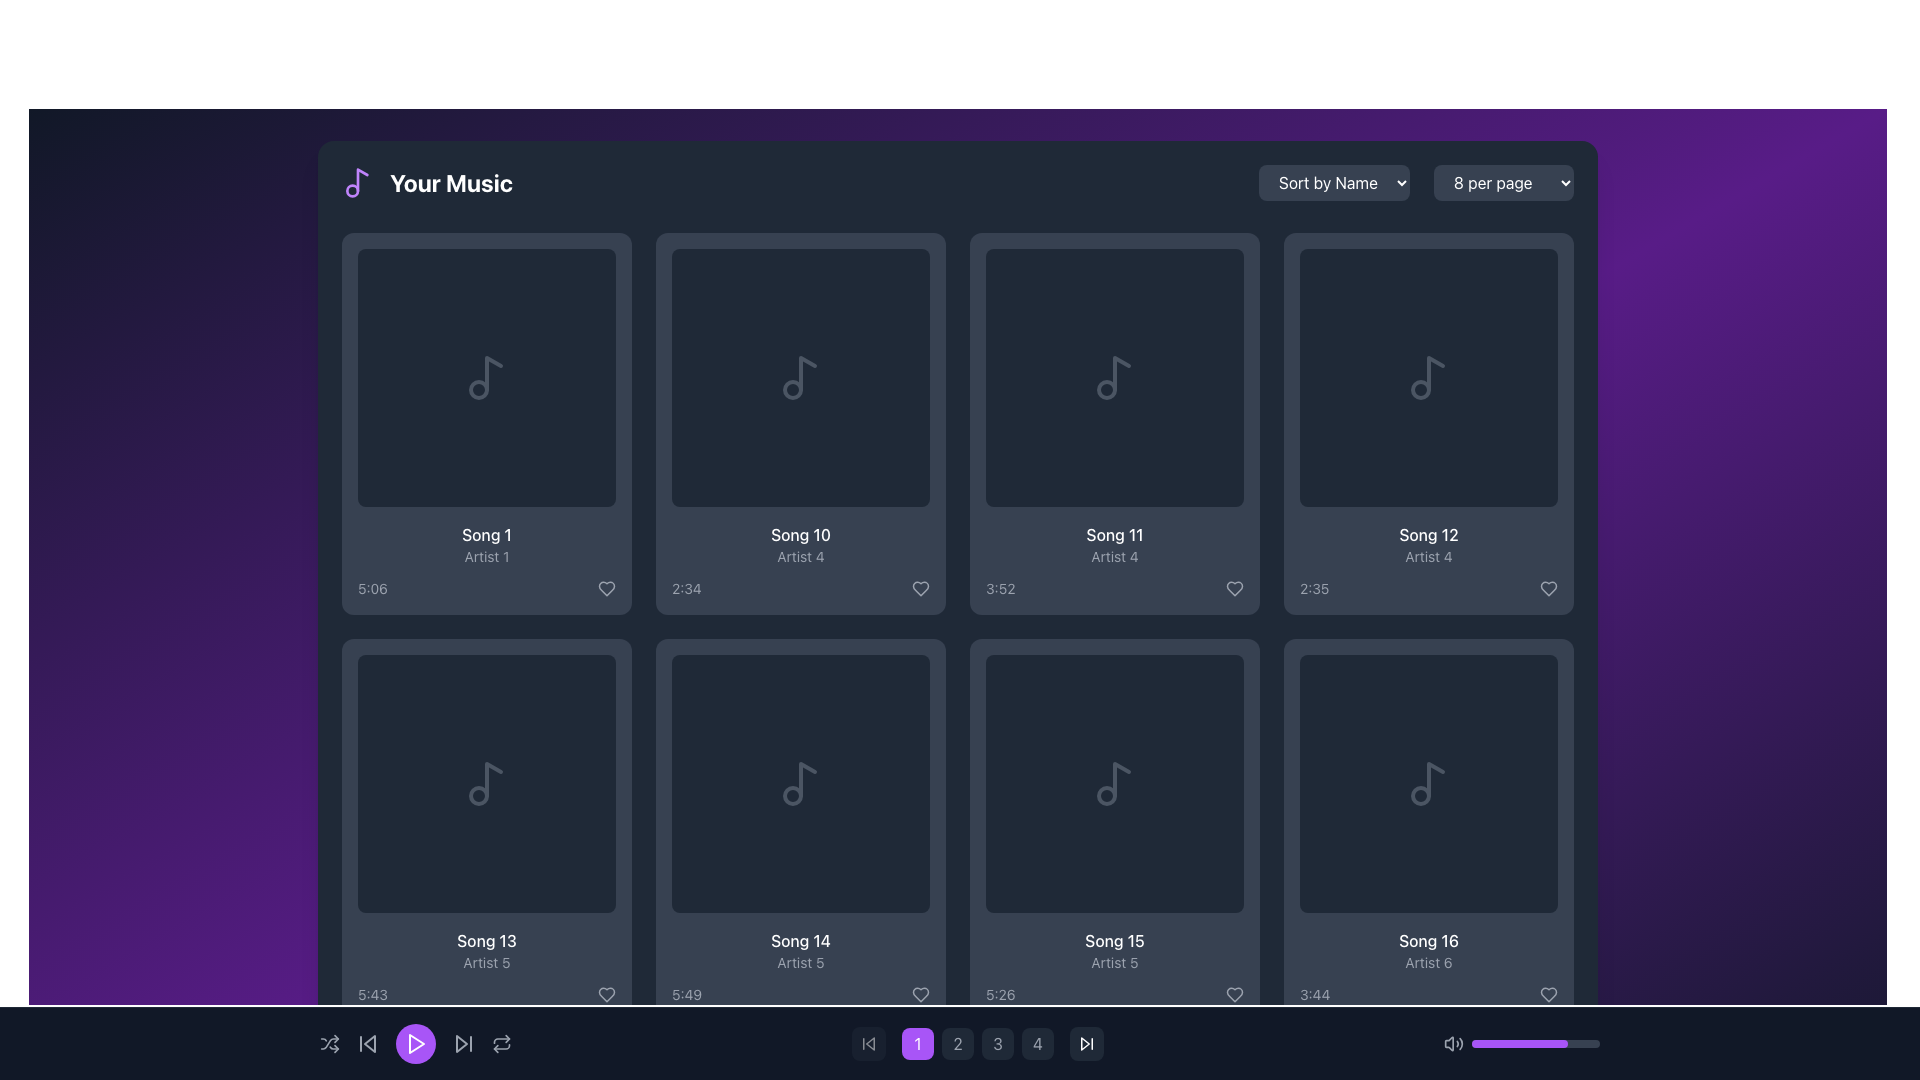 The height and width of the screenshot is (1080, 1920). What do you see at coordinates (920, 995) in the screenshot?
I see `the heart-shaped icon button located below the 'Song 14' item to mark it as a favorite` at bounding box center [920, 995].